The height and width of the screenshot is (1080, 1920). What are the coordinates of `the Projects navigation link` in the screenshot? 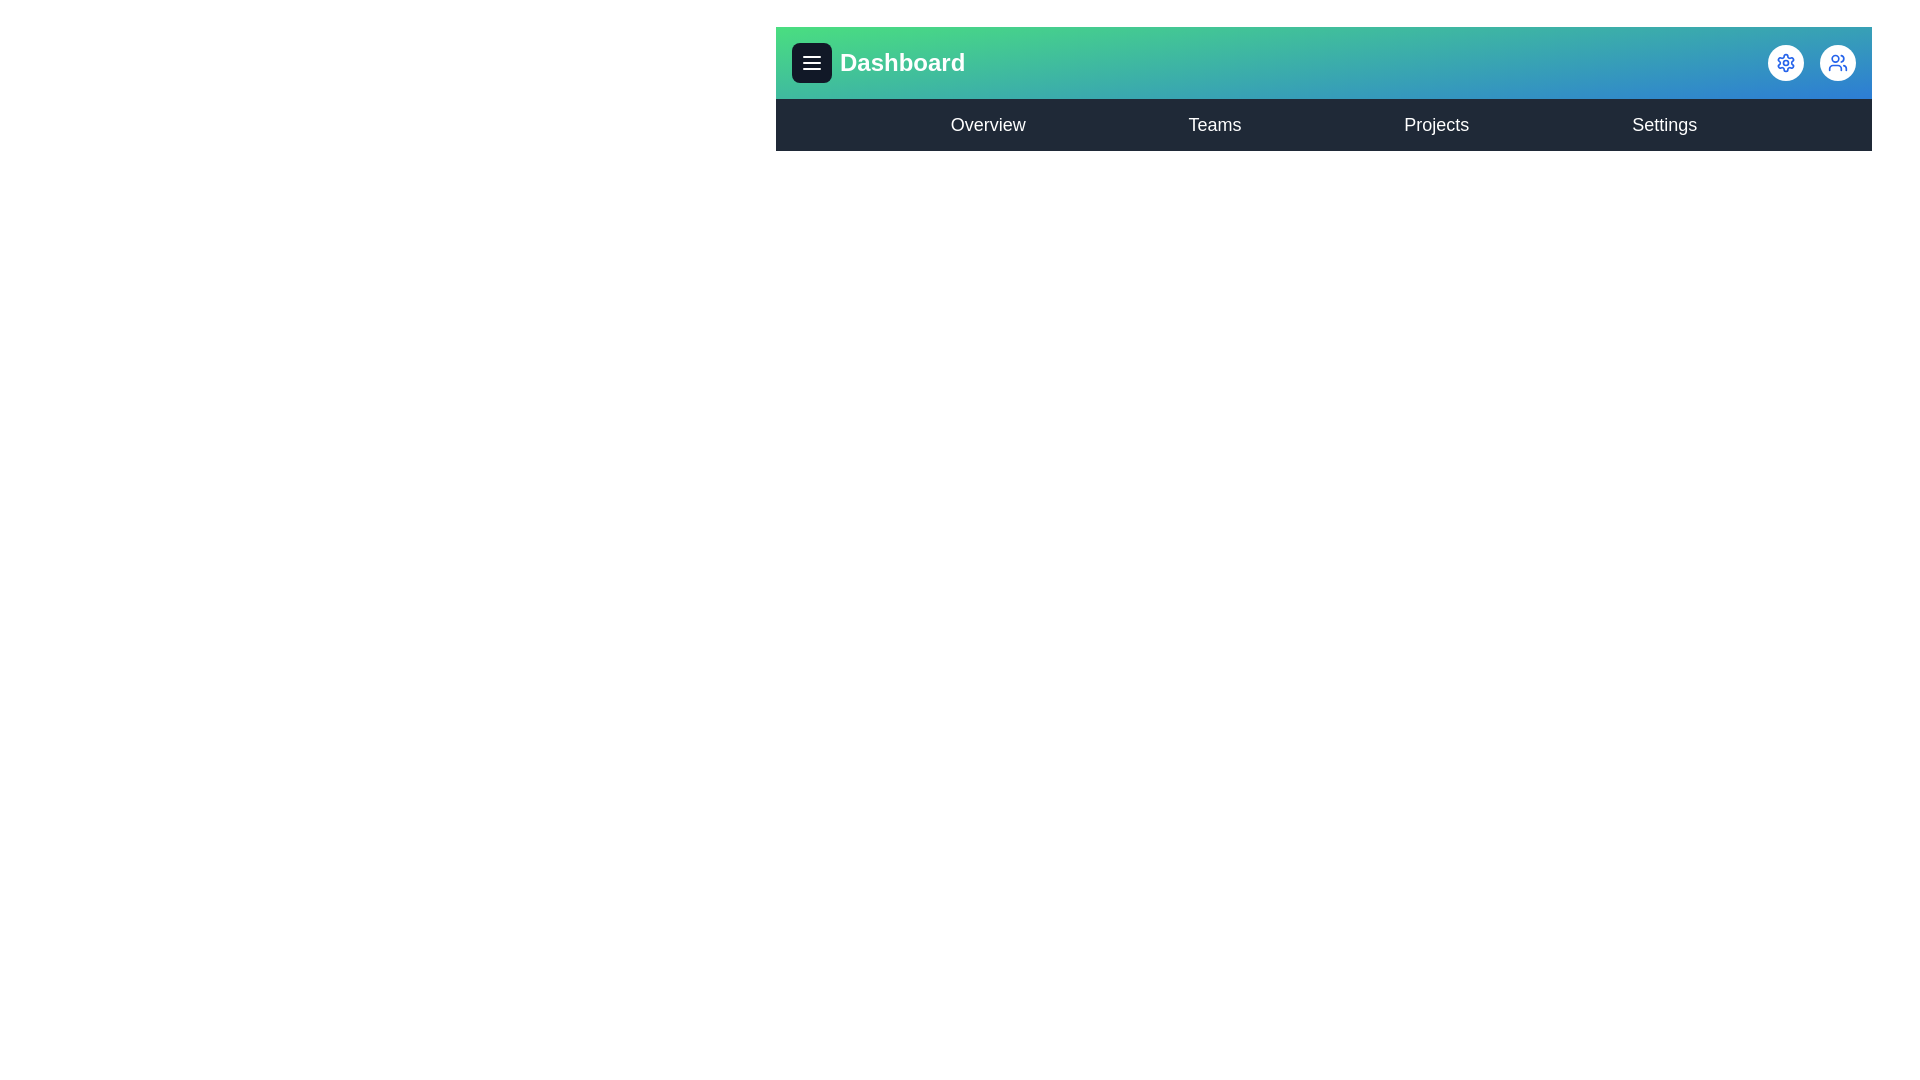 It's located at (1434, 124).